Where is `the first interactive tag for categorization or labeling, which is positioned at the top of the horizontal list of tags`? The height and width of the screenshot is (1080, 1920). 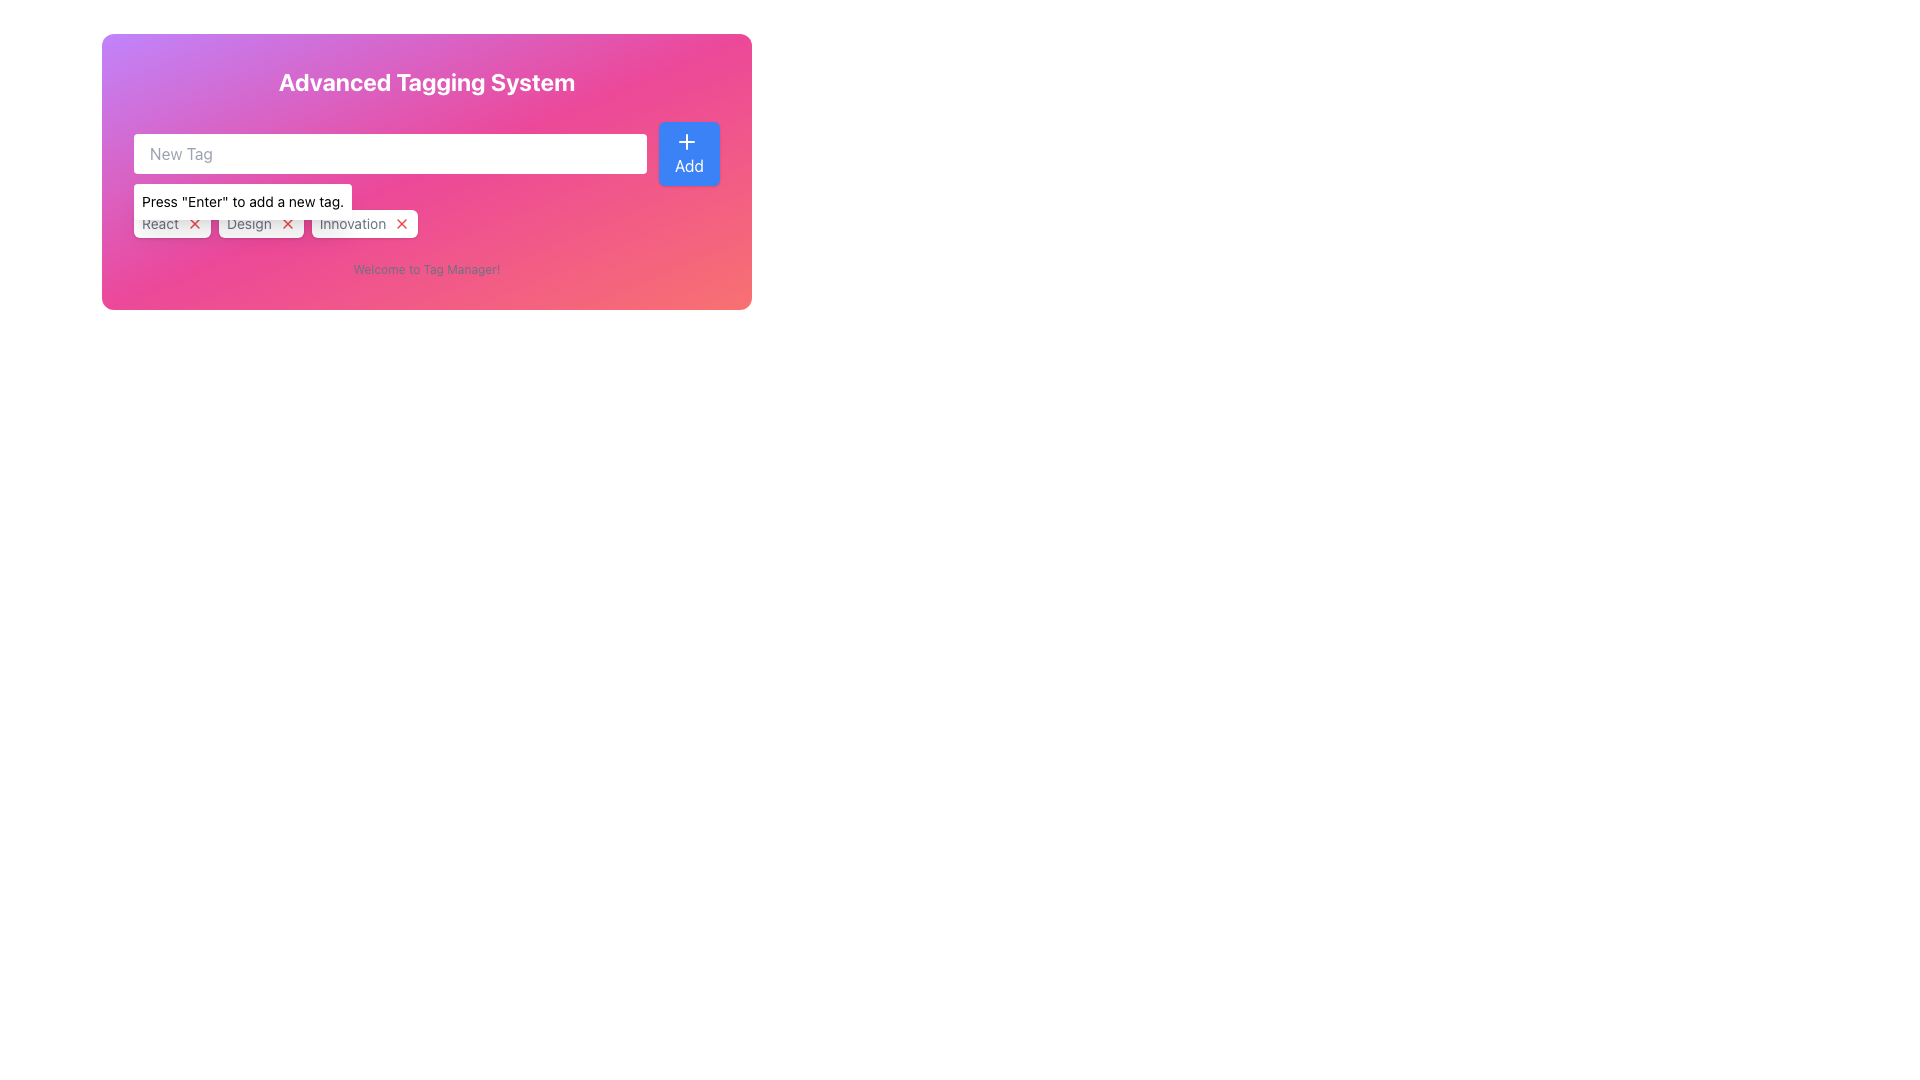
the first interactive tag for categorization or labeling, which is positioned at the top of the horizontal list of tags is located at coordinates (172, 223).